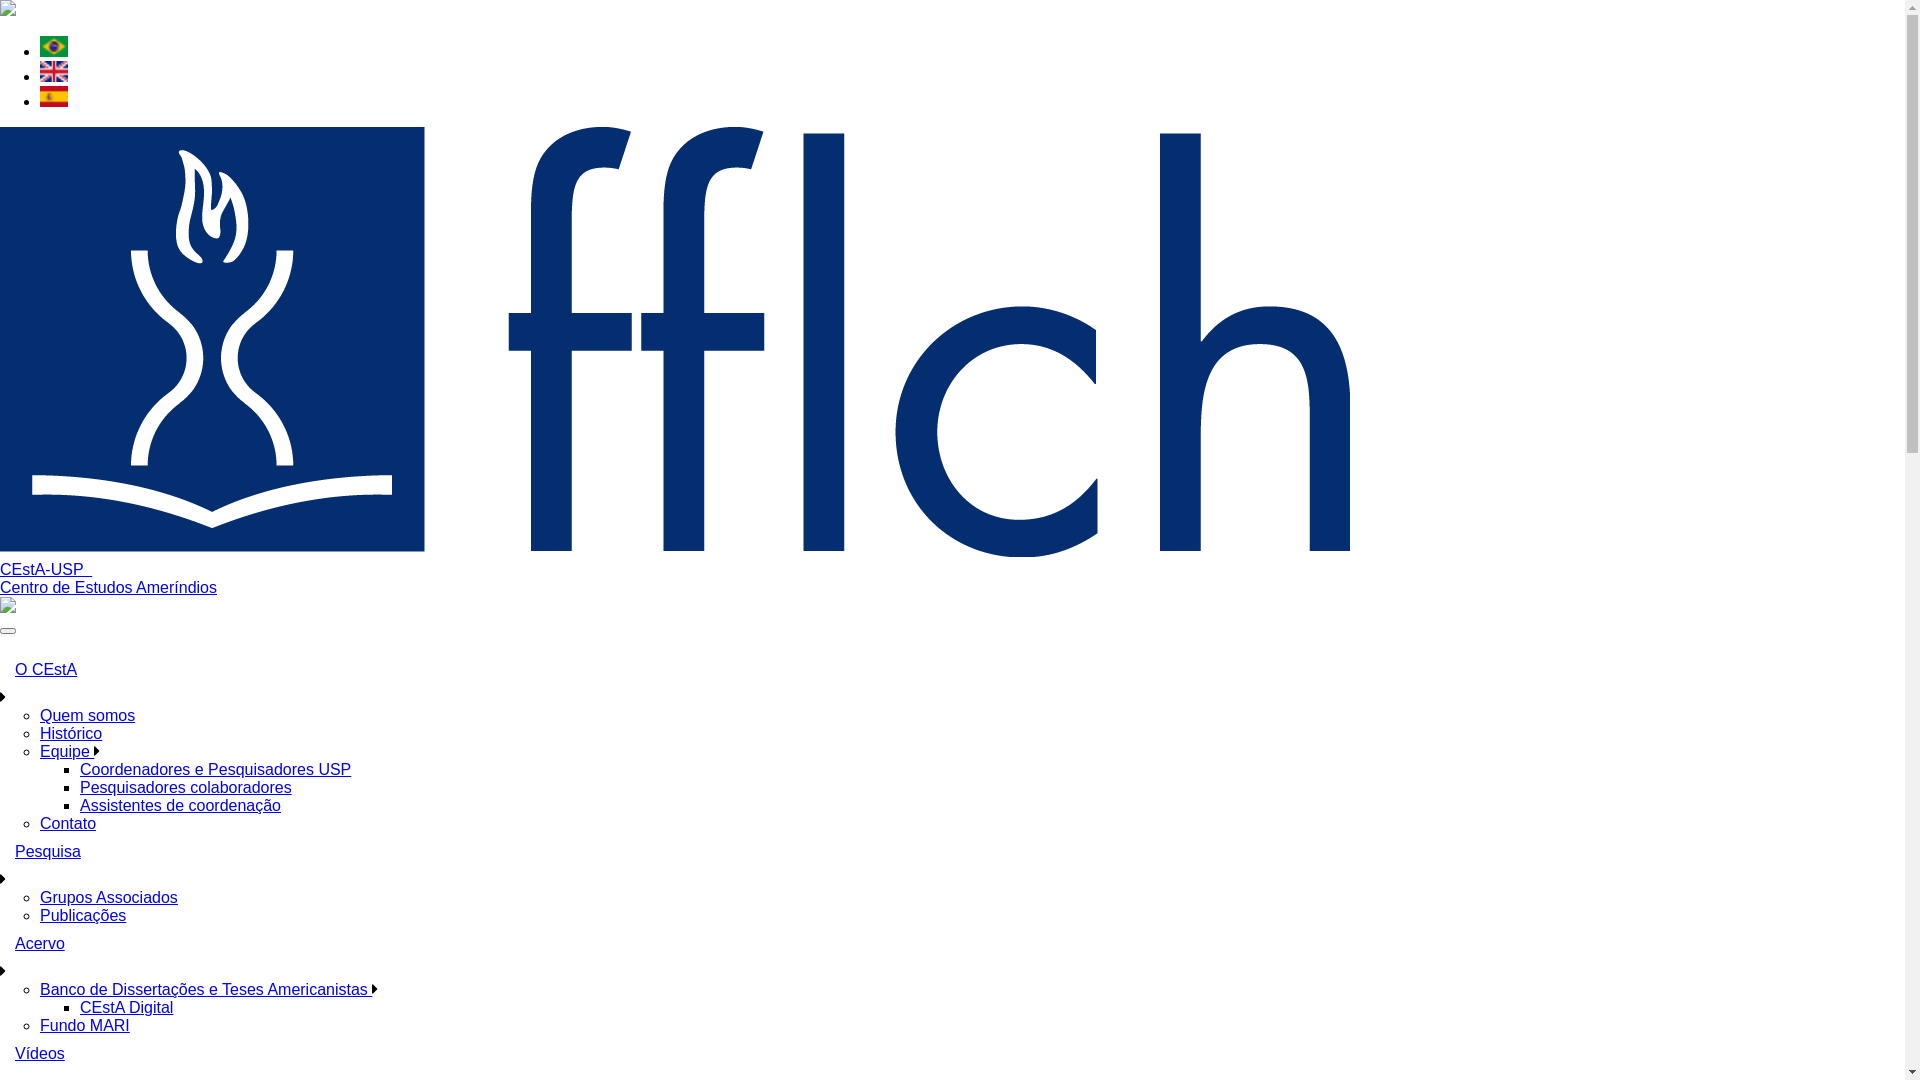  Describe the element at coordinates (108, 896) in the screenshot. I see `'Grupos Associados'` at that location.